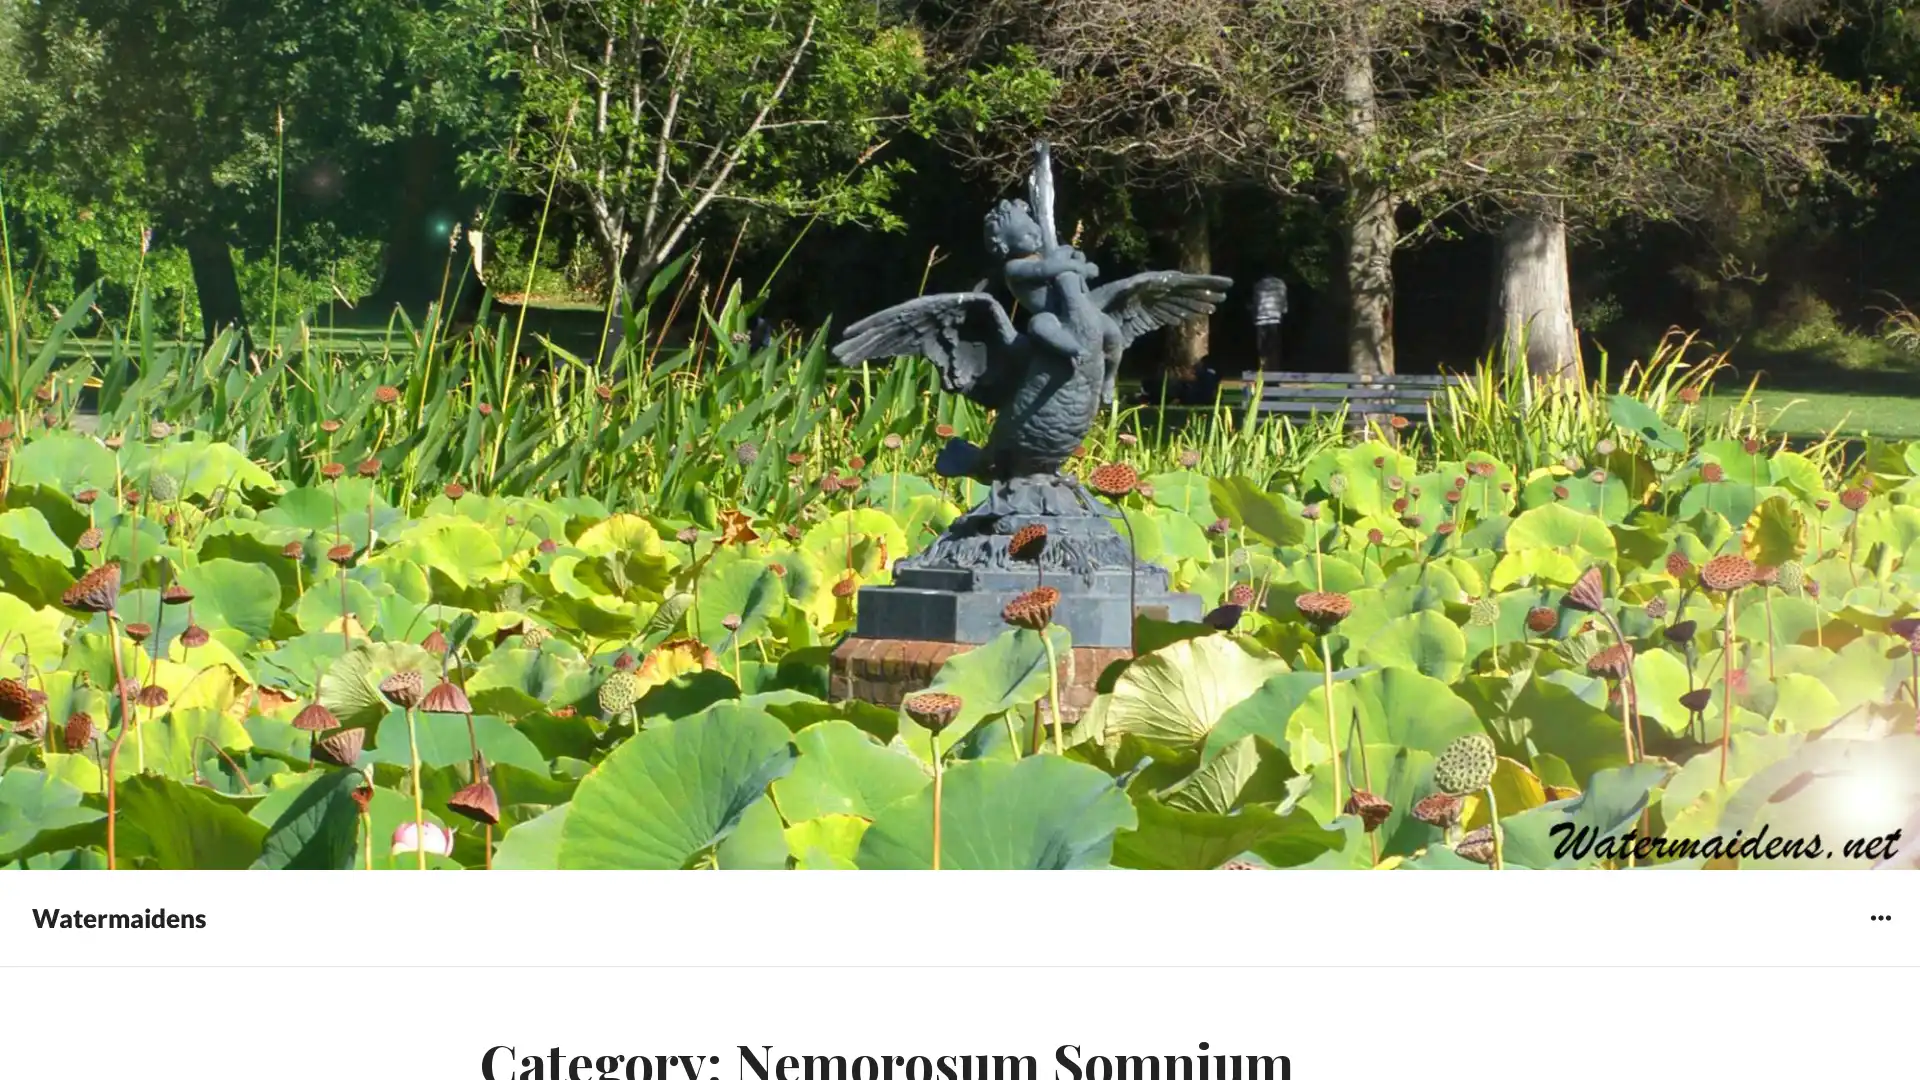  What do you see at coordinates (1879, 917) in the screenshot?
I see `WIDGETS` at bounding box center [1879, 917].